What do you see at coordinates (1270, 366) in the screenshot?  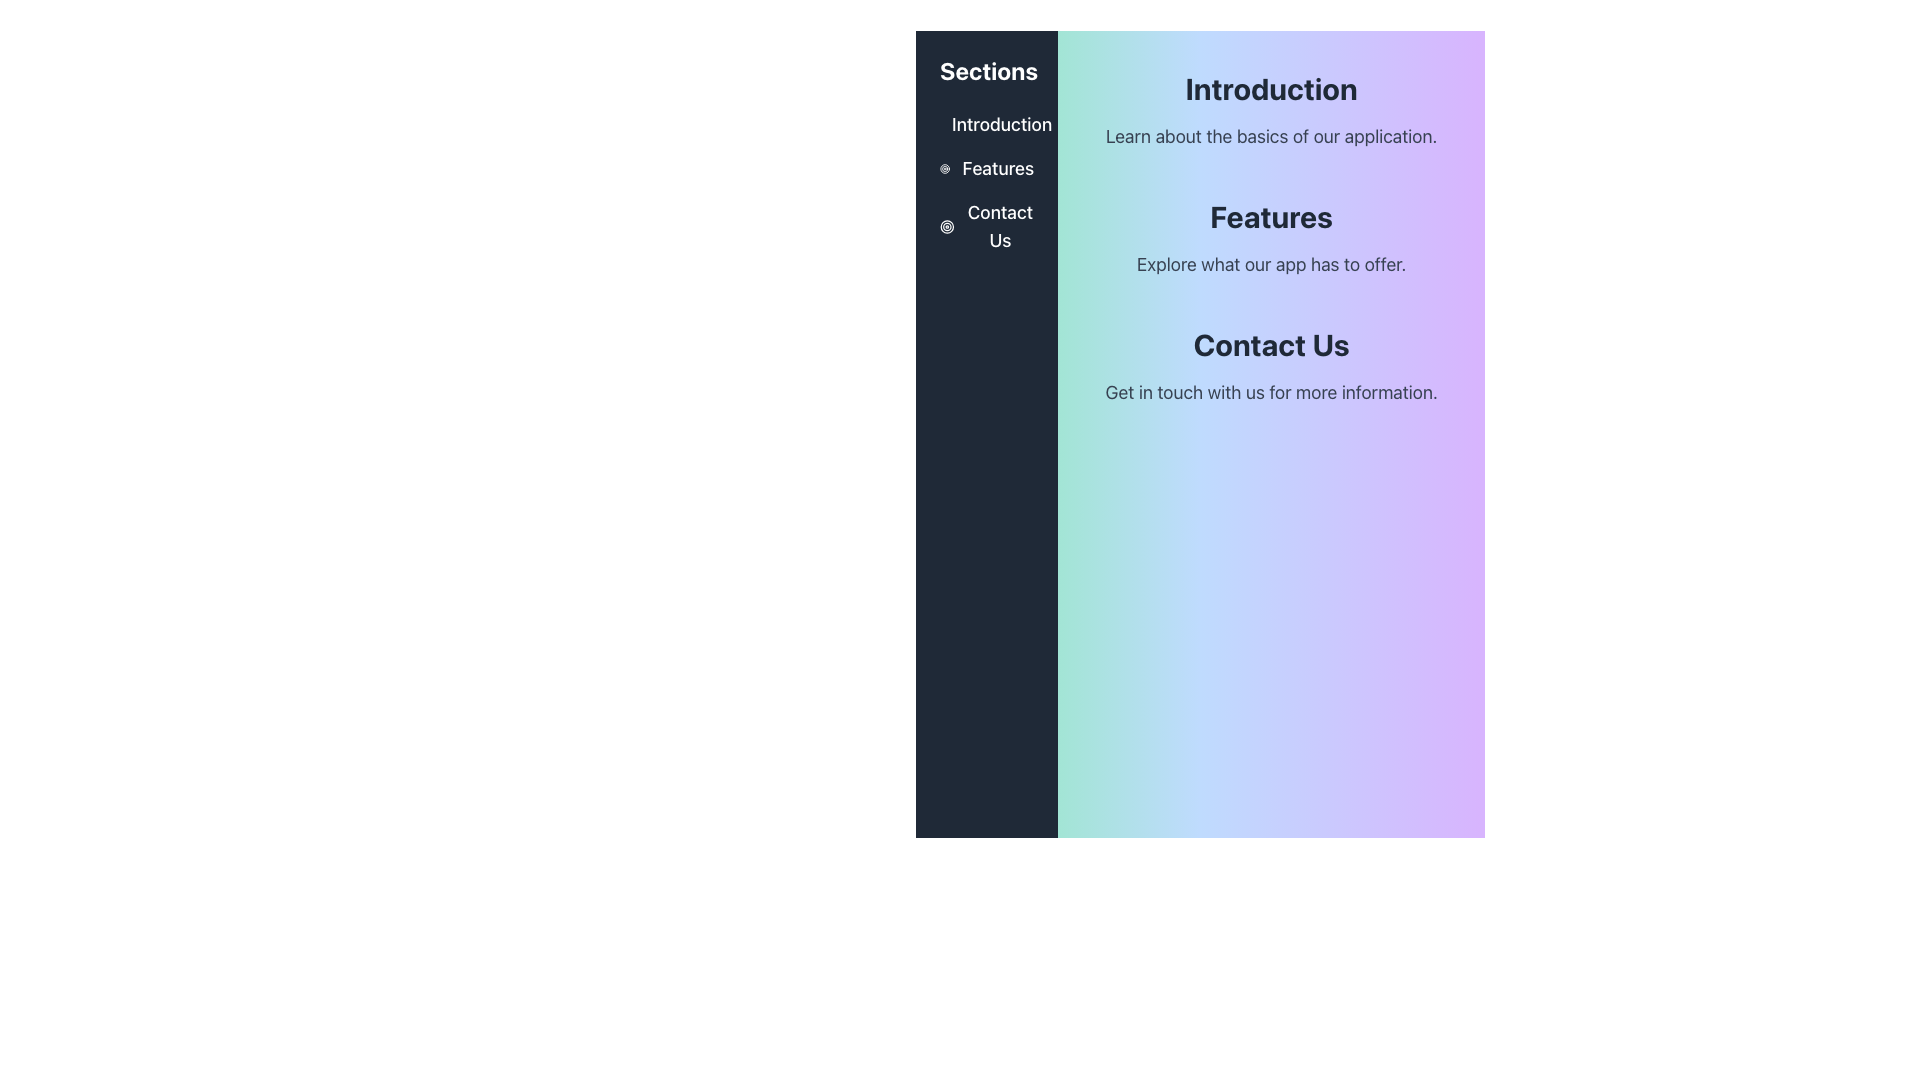 I see `'Contact Us' section header and its description for further details` at bounding box center [1270, 366].